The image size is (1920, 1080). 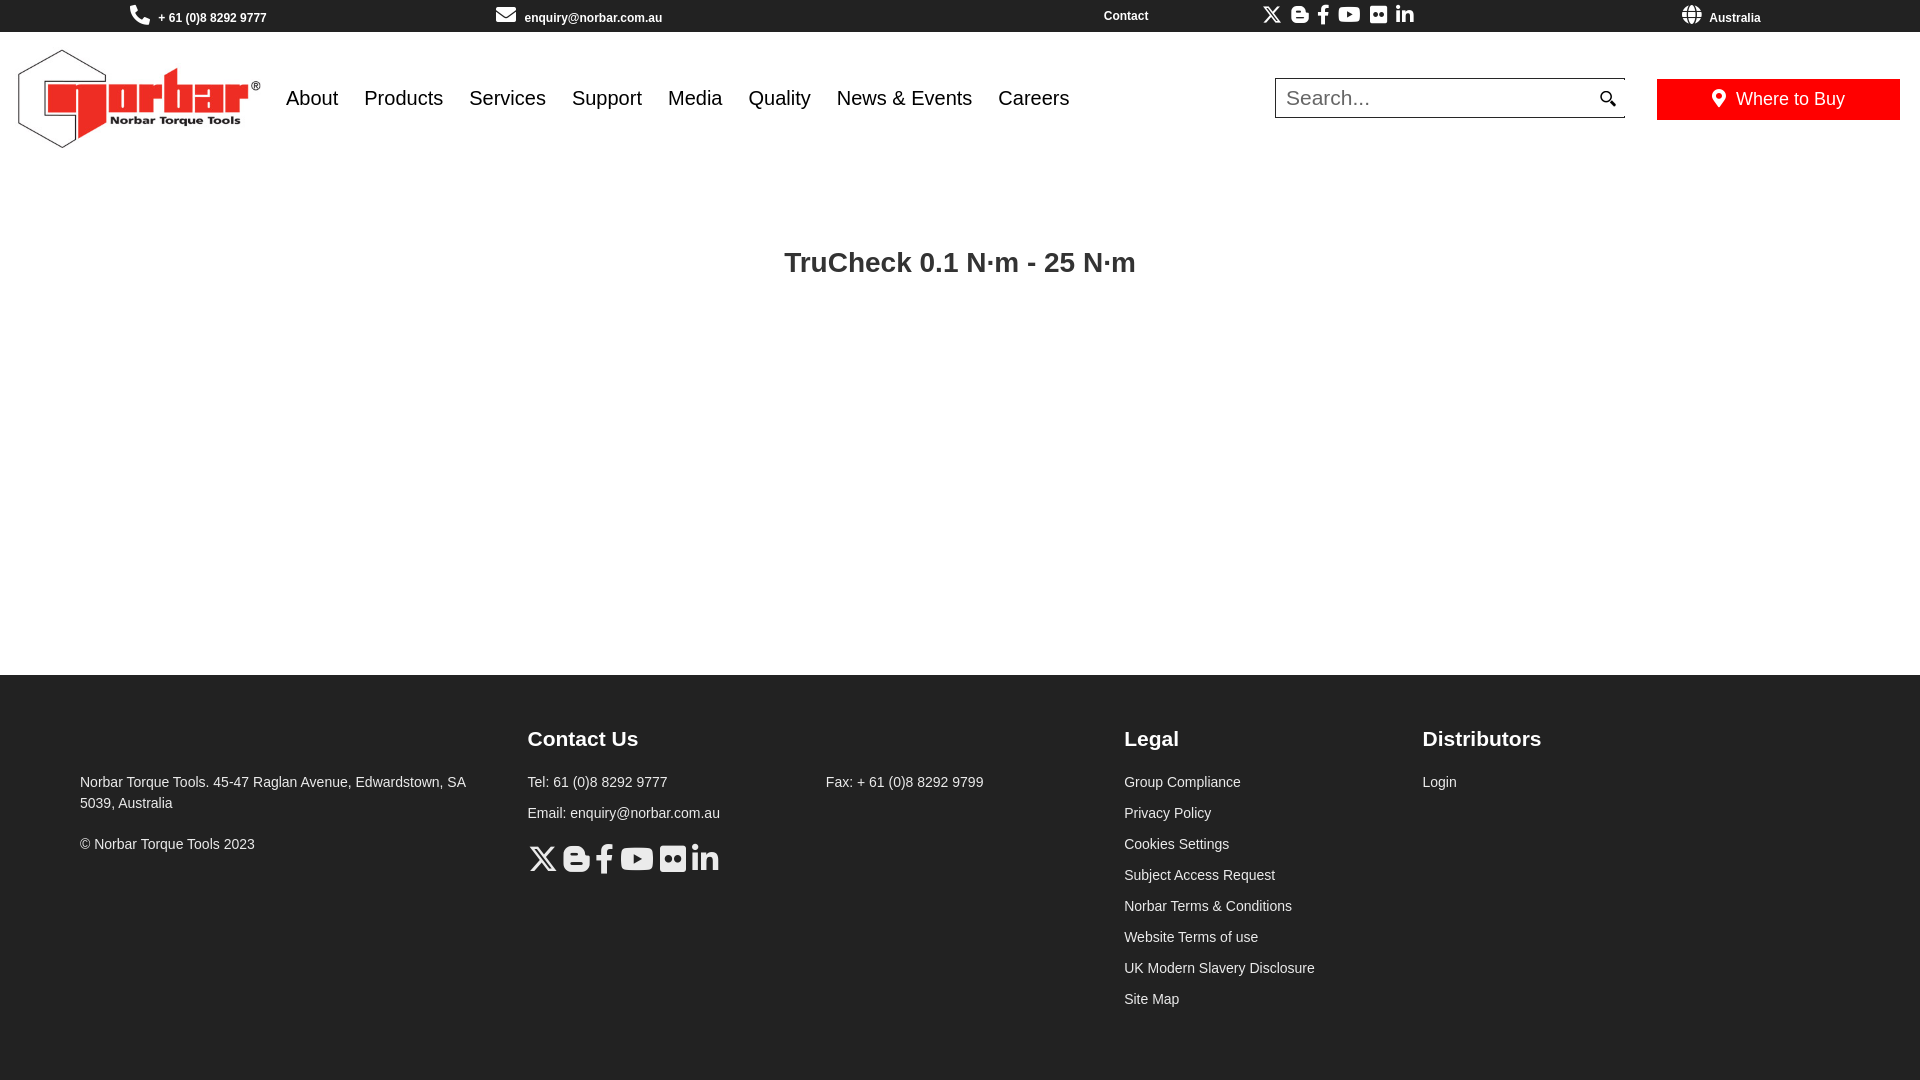 I want to click on 'Australia', so click(x=1720, y=18).